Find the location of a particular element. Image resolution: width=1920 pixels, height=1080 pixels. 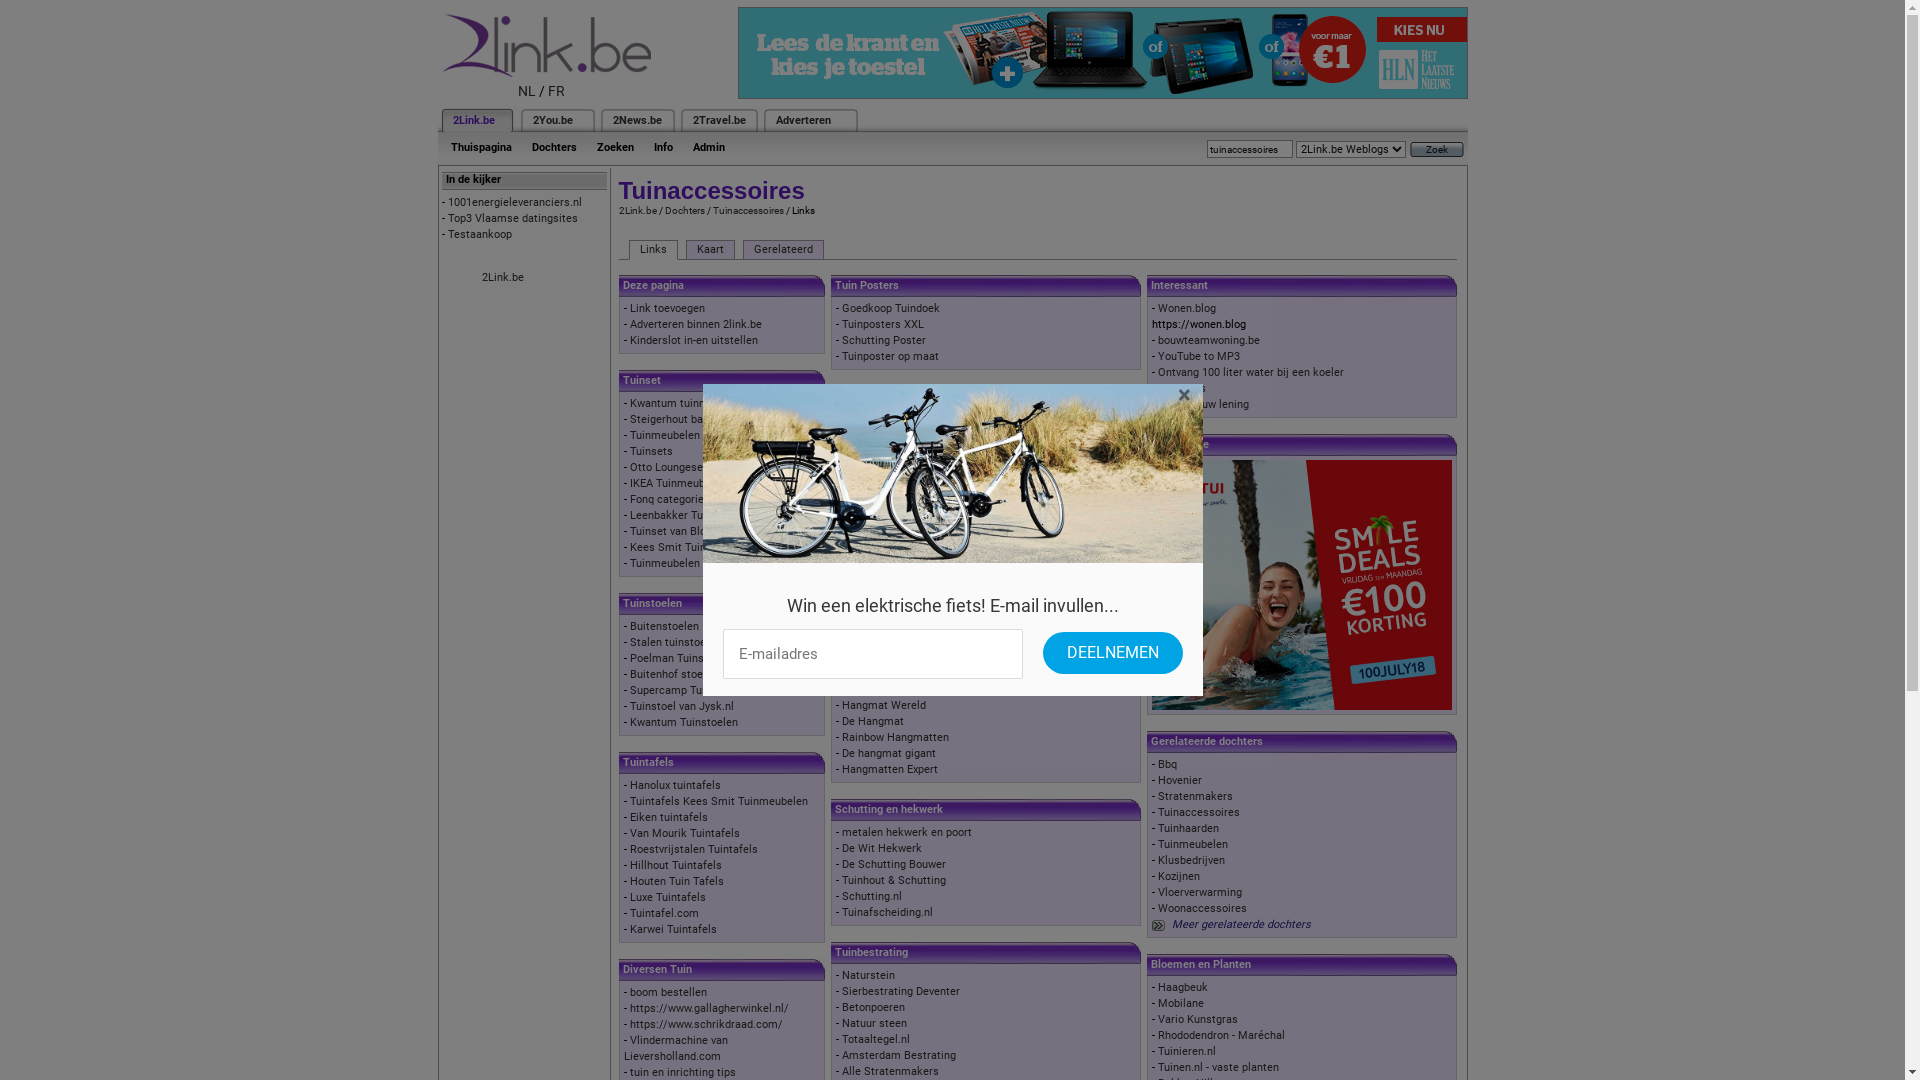

'Eiken tuintafels' is located at coordinates (668, 817).